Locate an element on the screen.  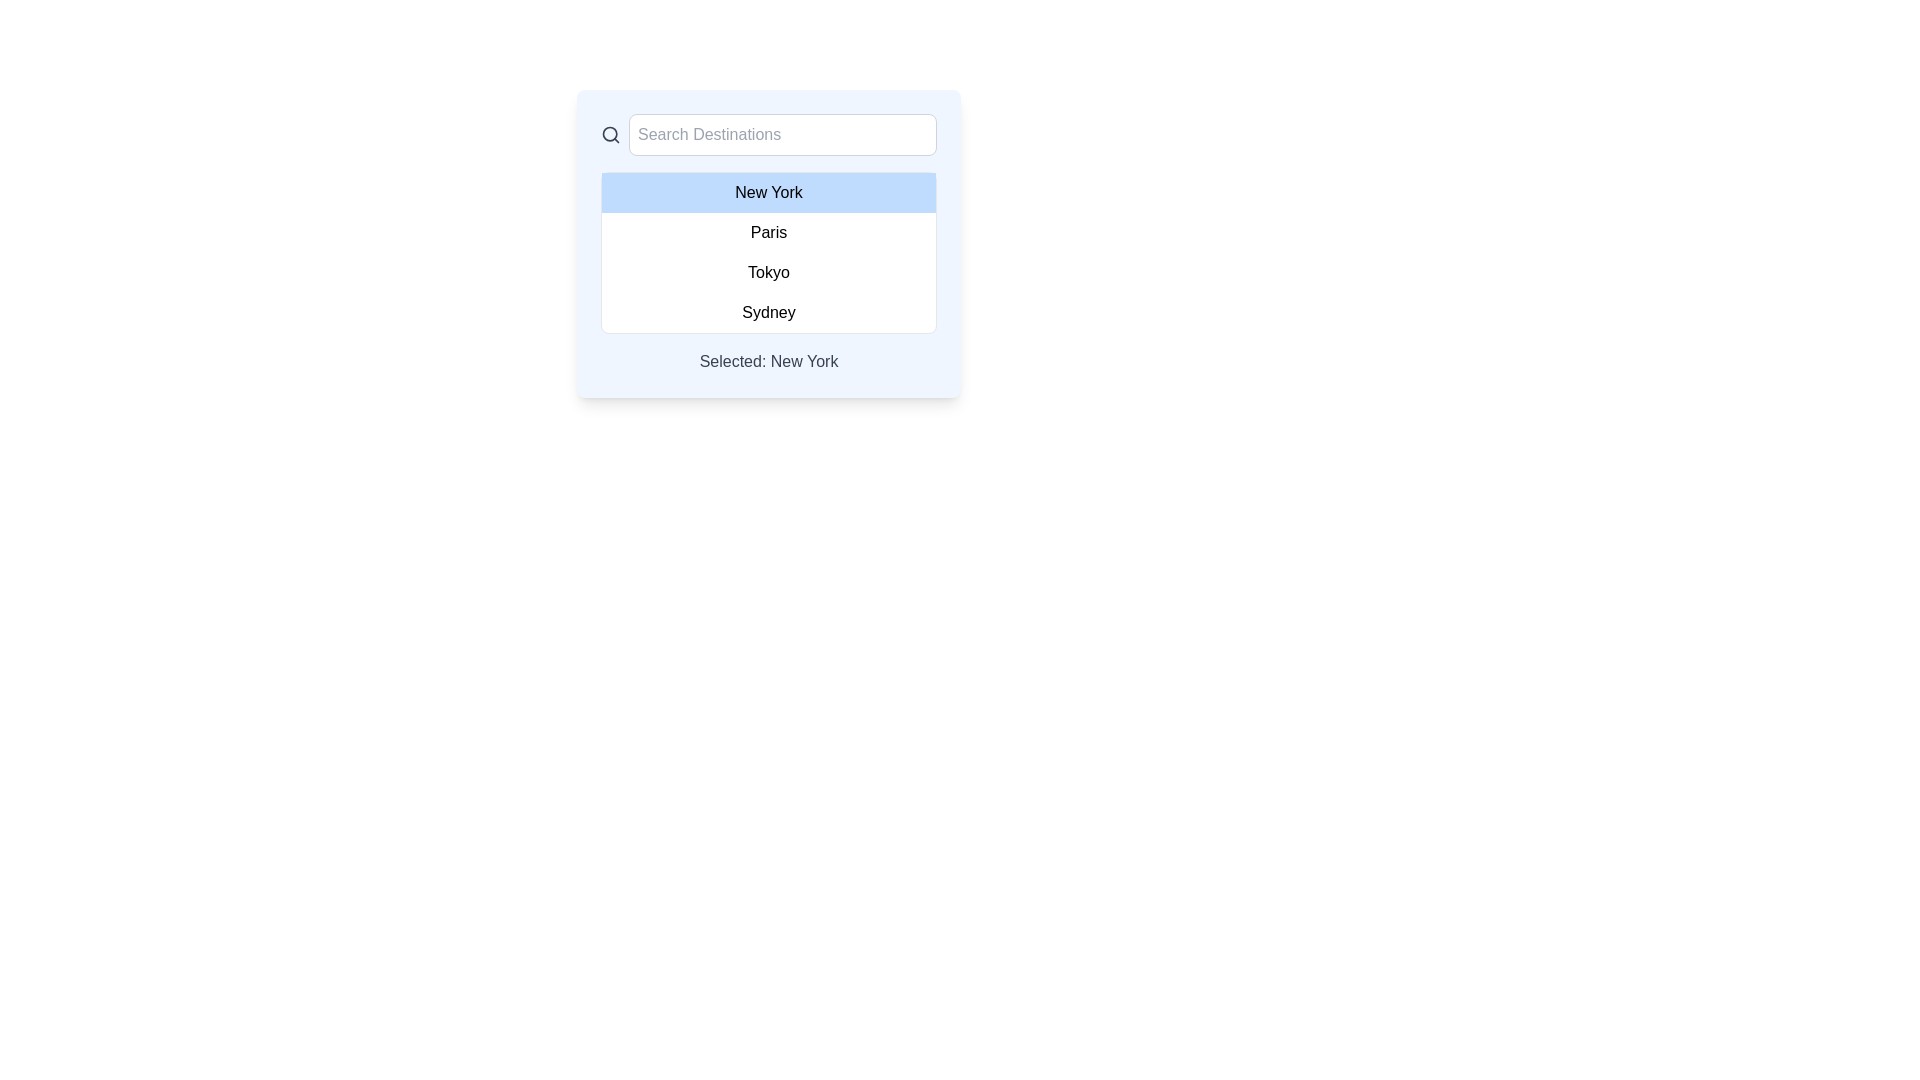
text content of the first option in the list of cities, which is located under the 'Search Destinations' input field is located at coordinates (767, 192).